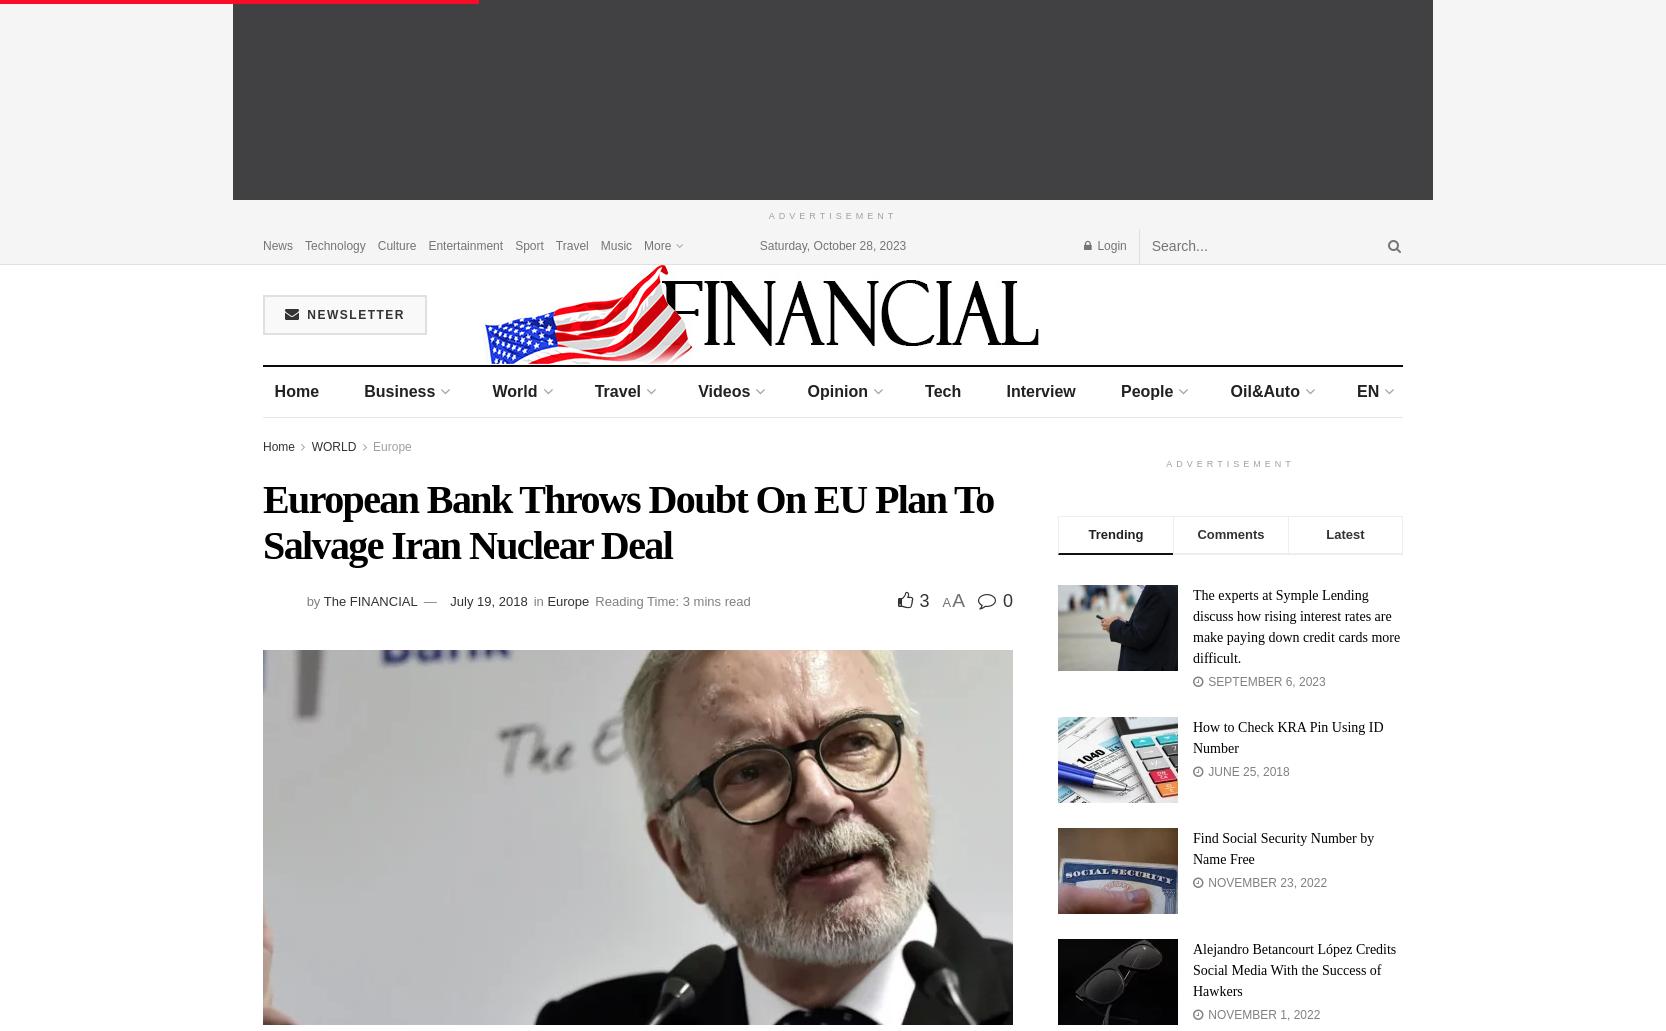 This screenshot has width=1666, height=1031. What do you see at coordinates (1247, 771) in the screenshot?
I see `'June 25, 2018'` at bounding box center [1247, 771].